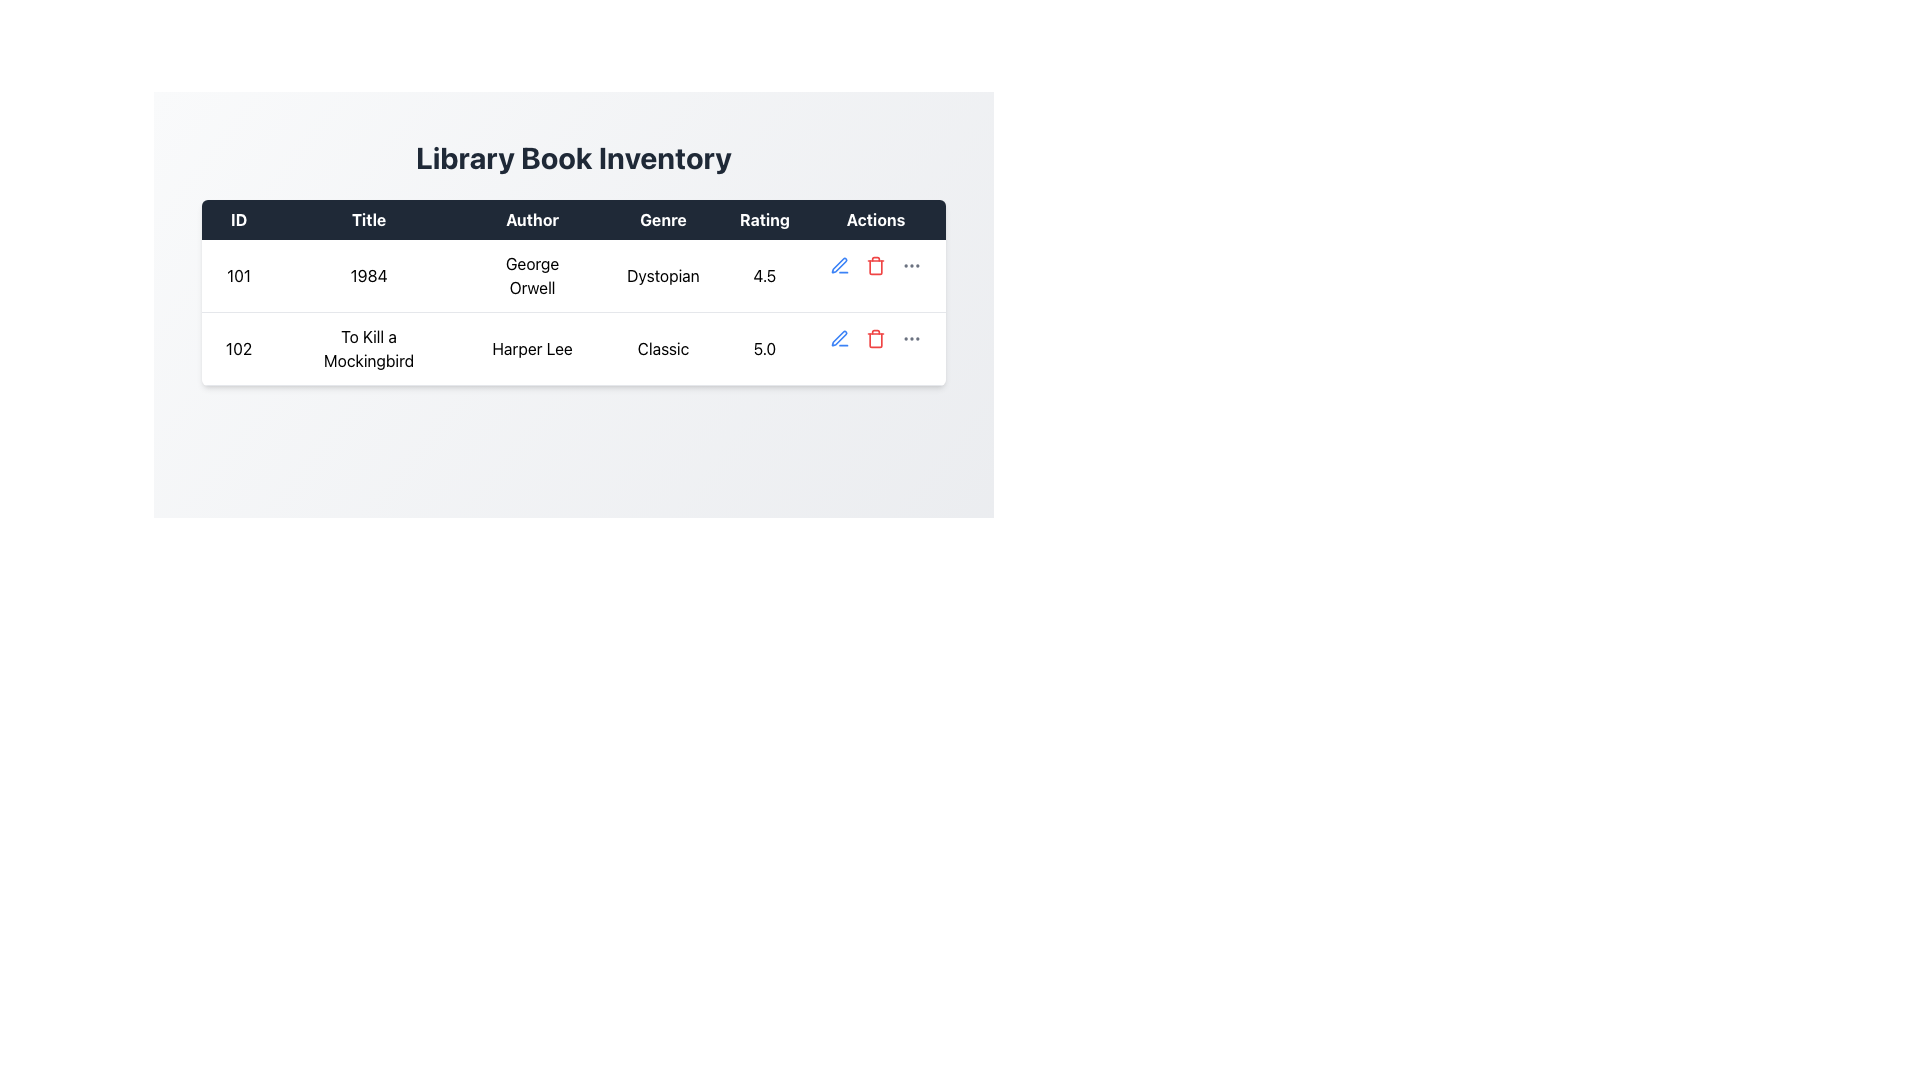 Image resolution: width=1920 pixels, height=1080 pixels. What do you see at coordinates (875, 262) in the screenshot?
I see `the trash icon button in the 'Actions' column for the book '1984' by 'George Orwell'` at bounding box center [875, 262].